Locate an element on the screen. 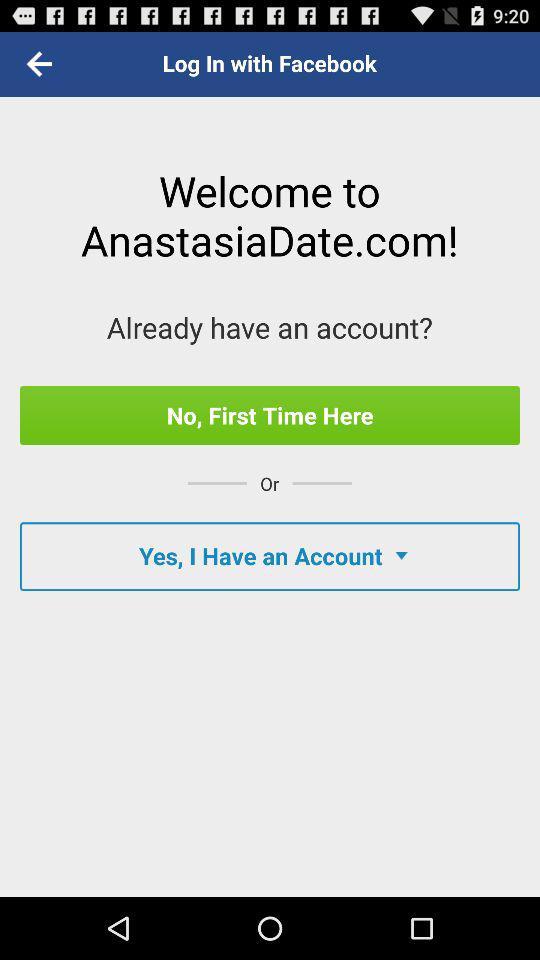 Image resolution: width=540 pixels, height=960 pixels. the item below the already have an is located at coordinates (270, 414).